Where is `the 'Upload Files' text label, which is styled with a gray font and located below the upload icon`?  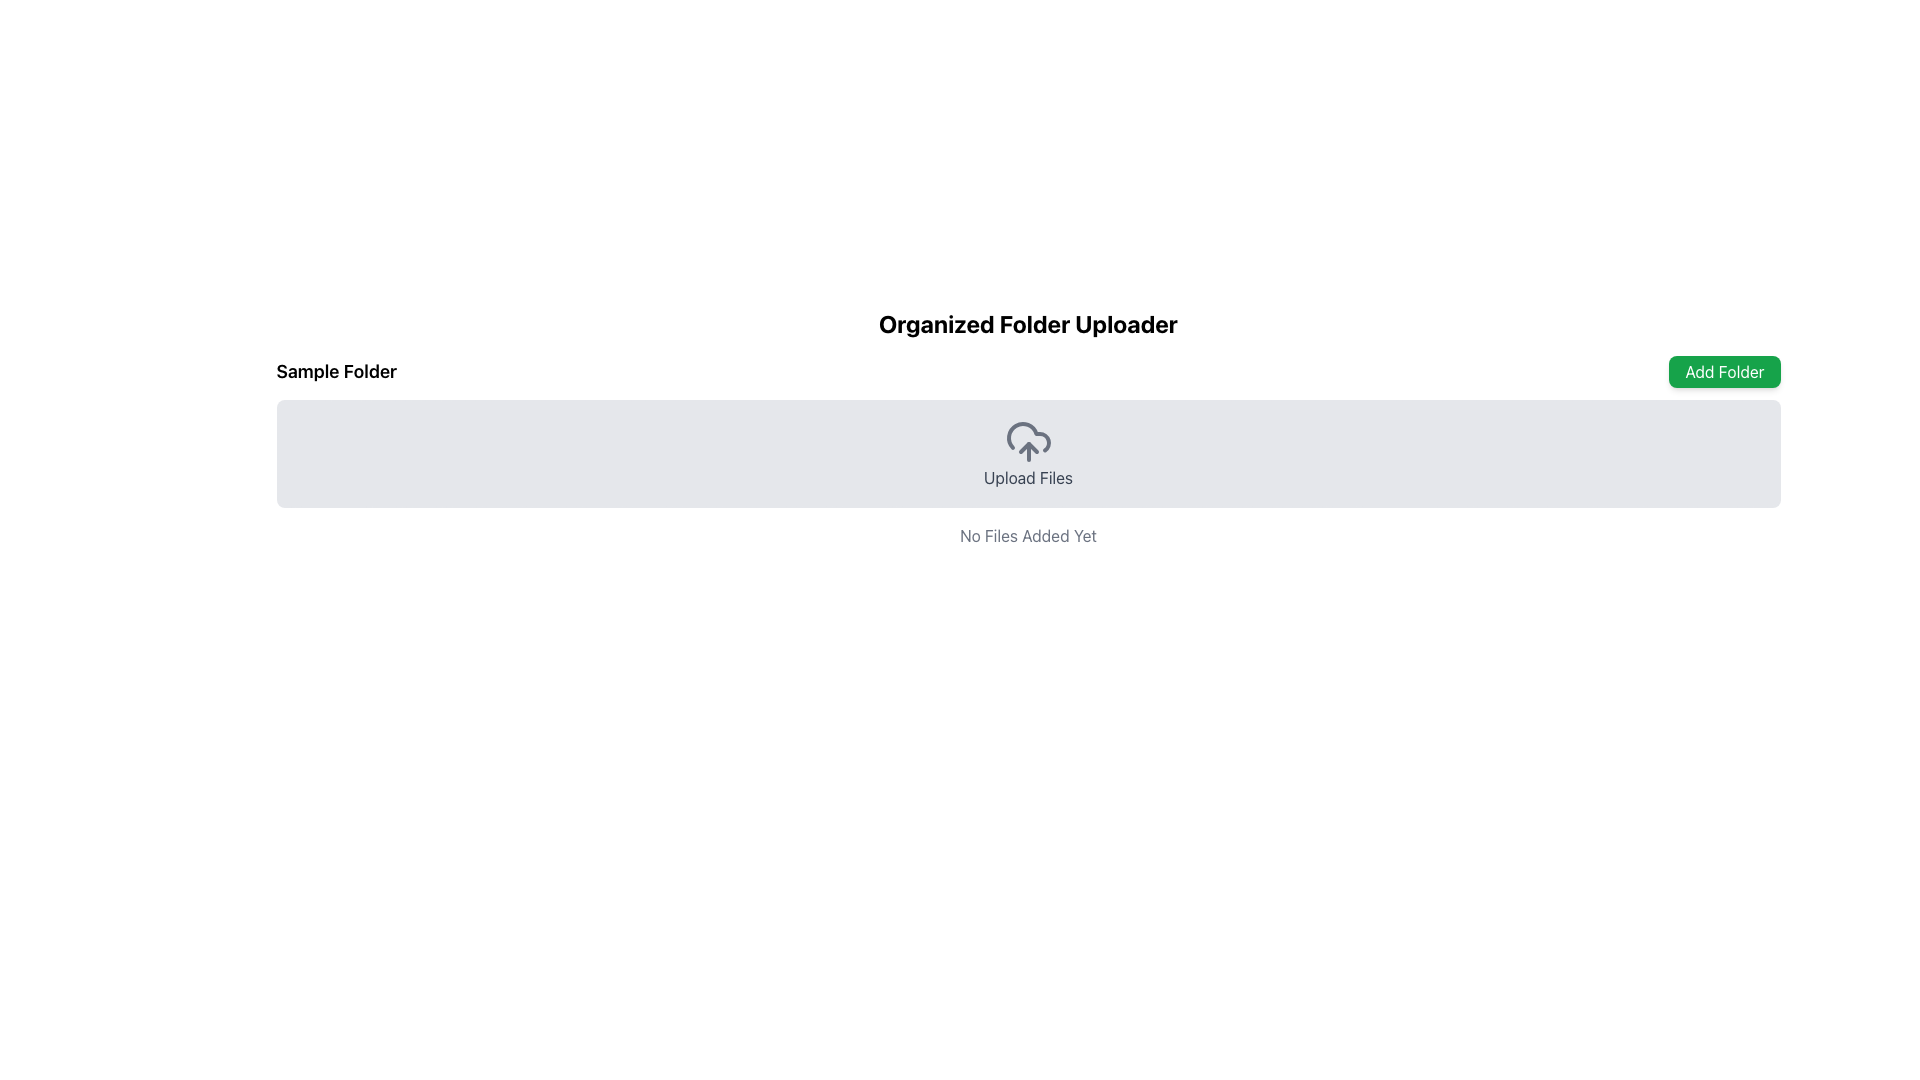
the 'Upload Files' text label, which is styled with a gray font and located below the upload icon is located at coordinates (1028, 478).